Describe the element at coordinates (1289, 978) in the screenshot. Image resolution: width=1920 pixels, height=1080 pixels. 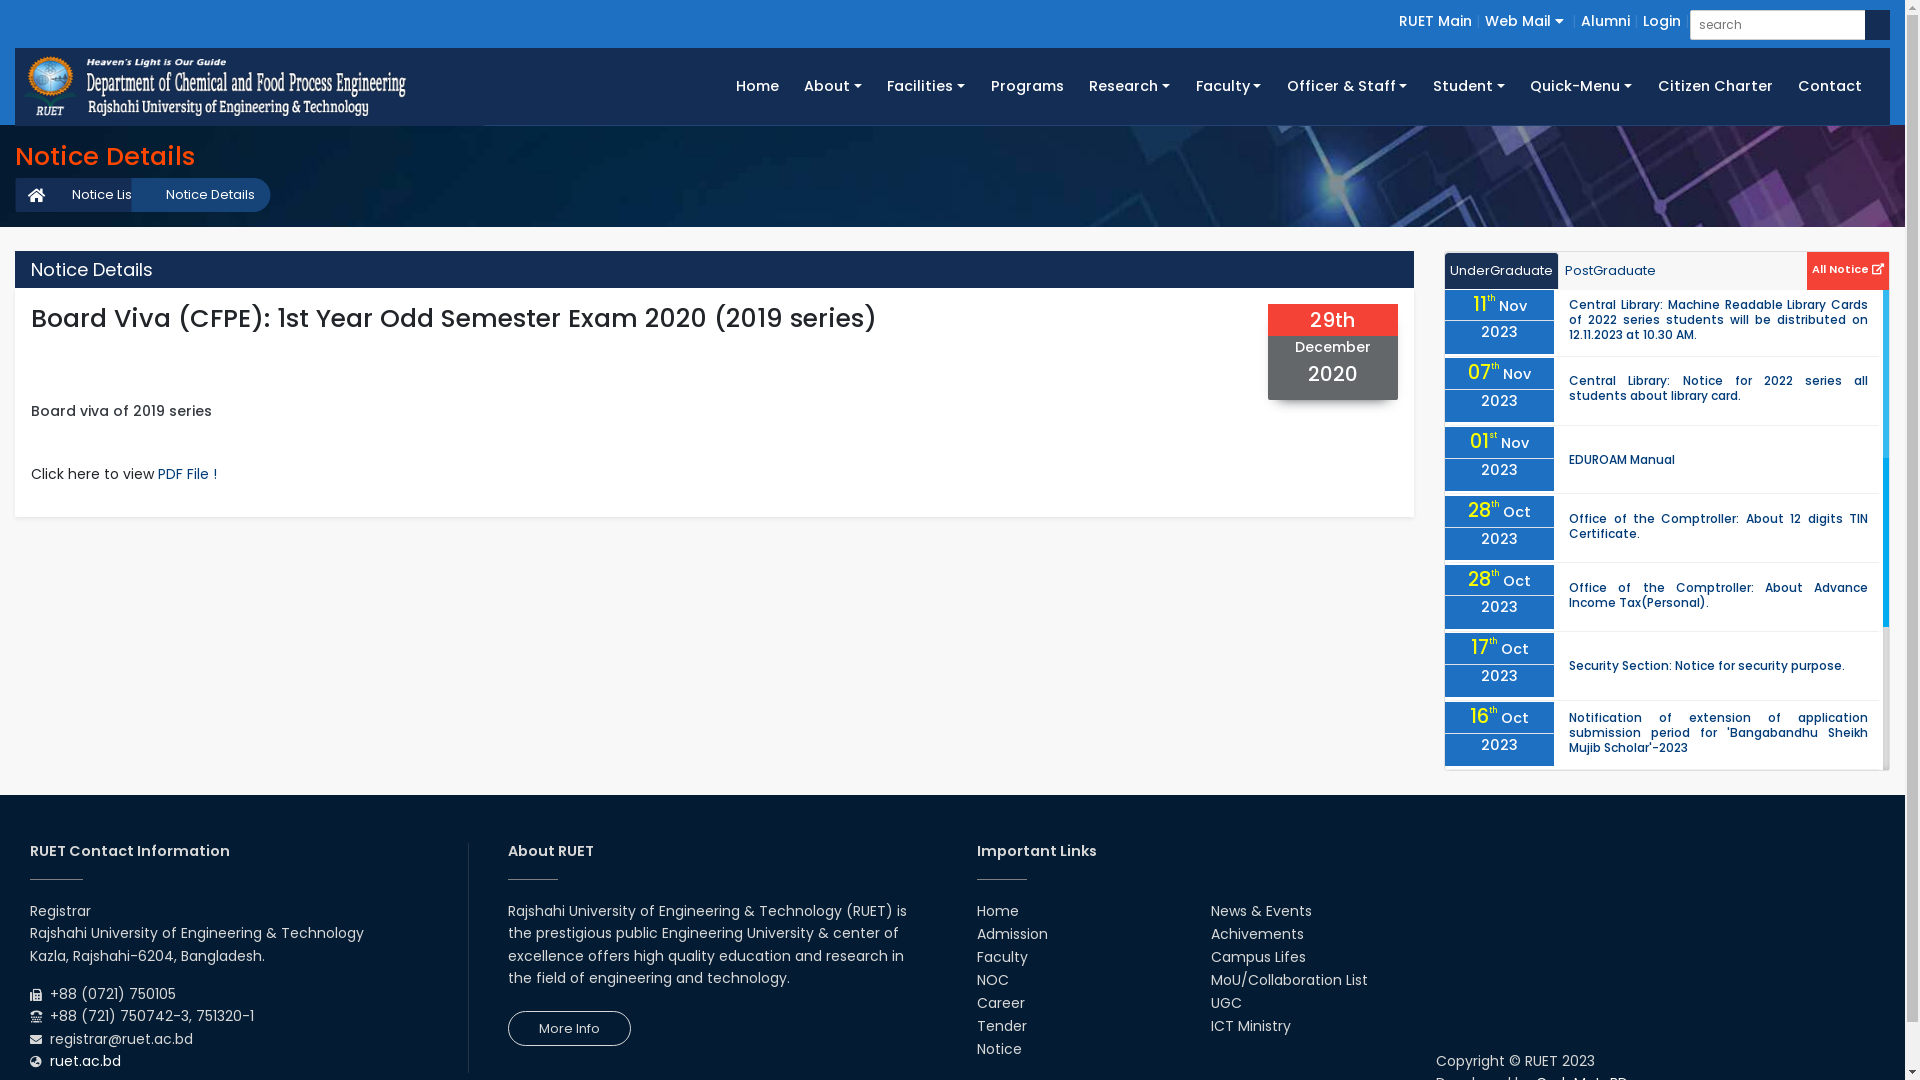
I see `'MoU/Collaboration List'` at that location.